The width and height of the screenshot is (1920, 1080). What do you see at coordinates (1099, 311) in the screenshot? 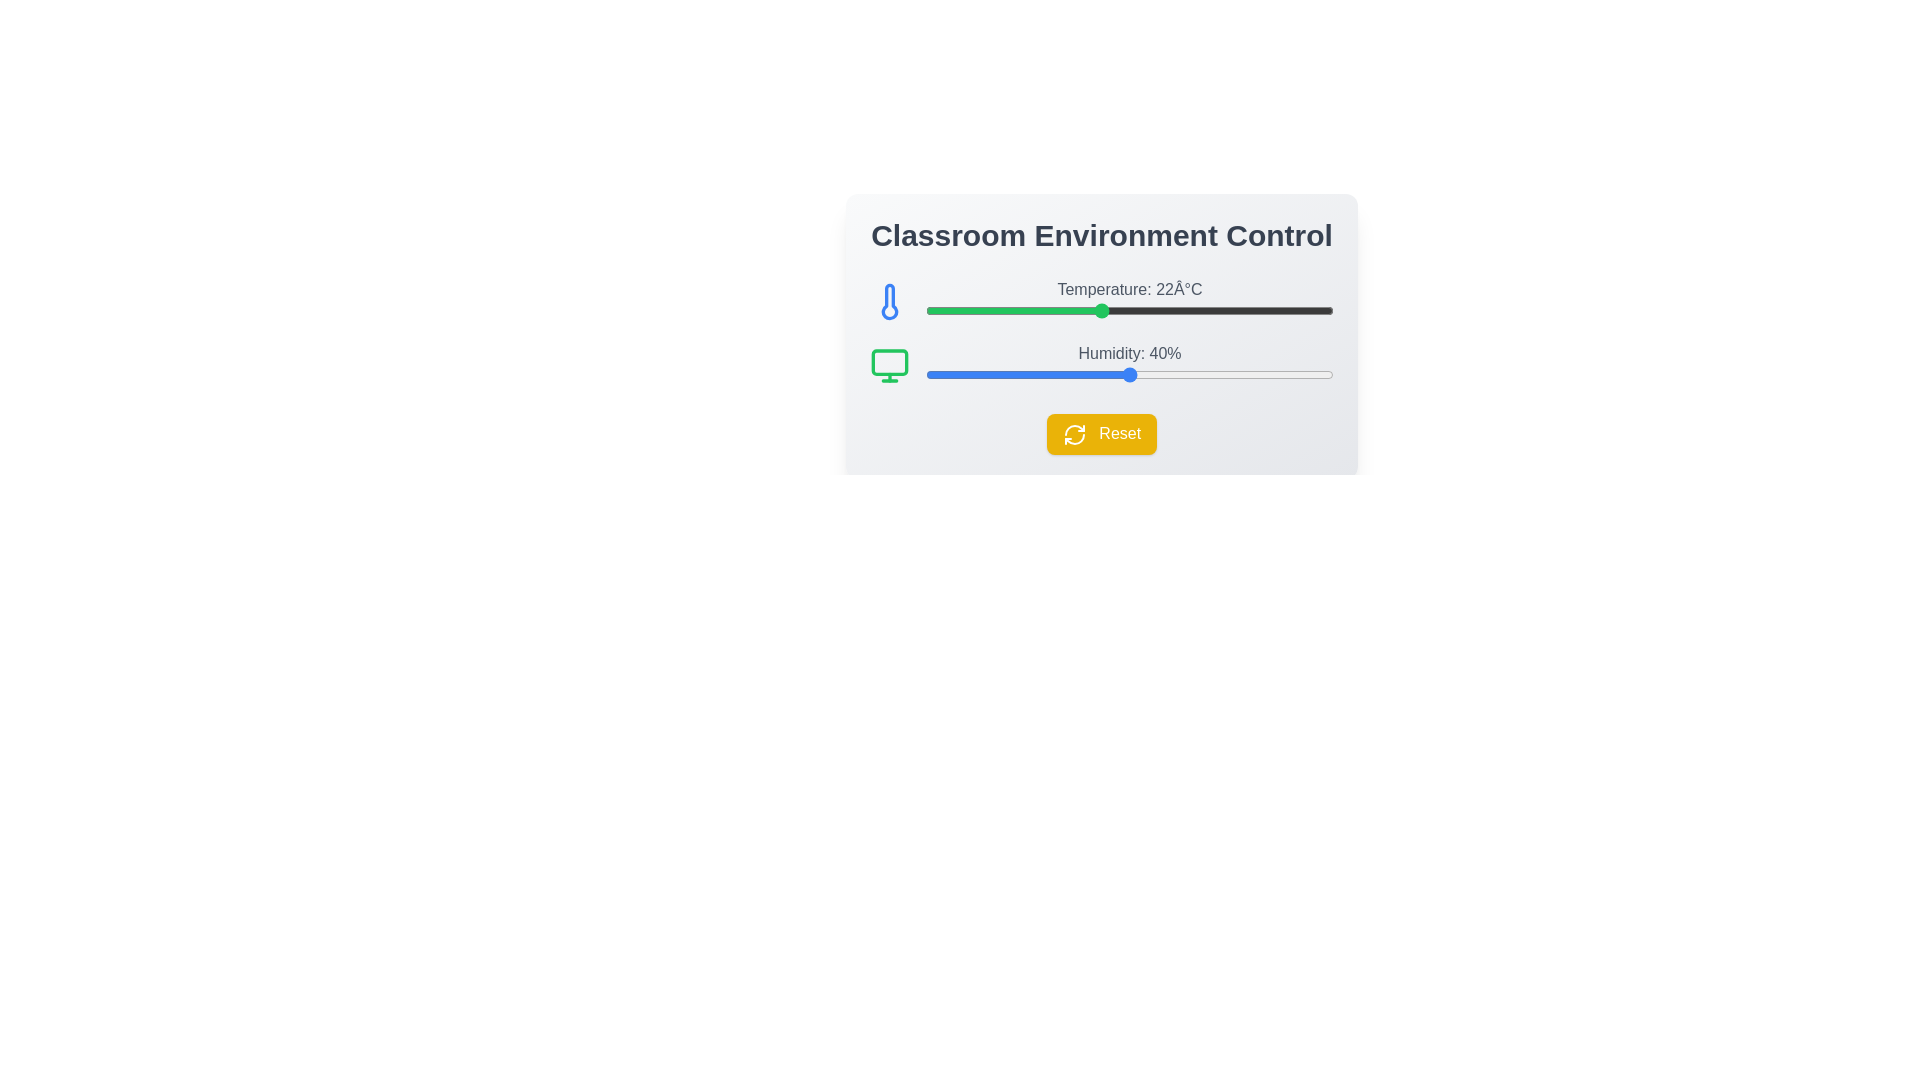
I see `the temperature slider to 22°C` at bounding box center [1099, 311].